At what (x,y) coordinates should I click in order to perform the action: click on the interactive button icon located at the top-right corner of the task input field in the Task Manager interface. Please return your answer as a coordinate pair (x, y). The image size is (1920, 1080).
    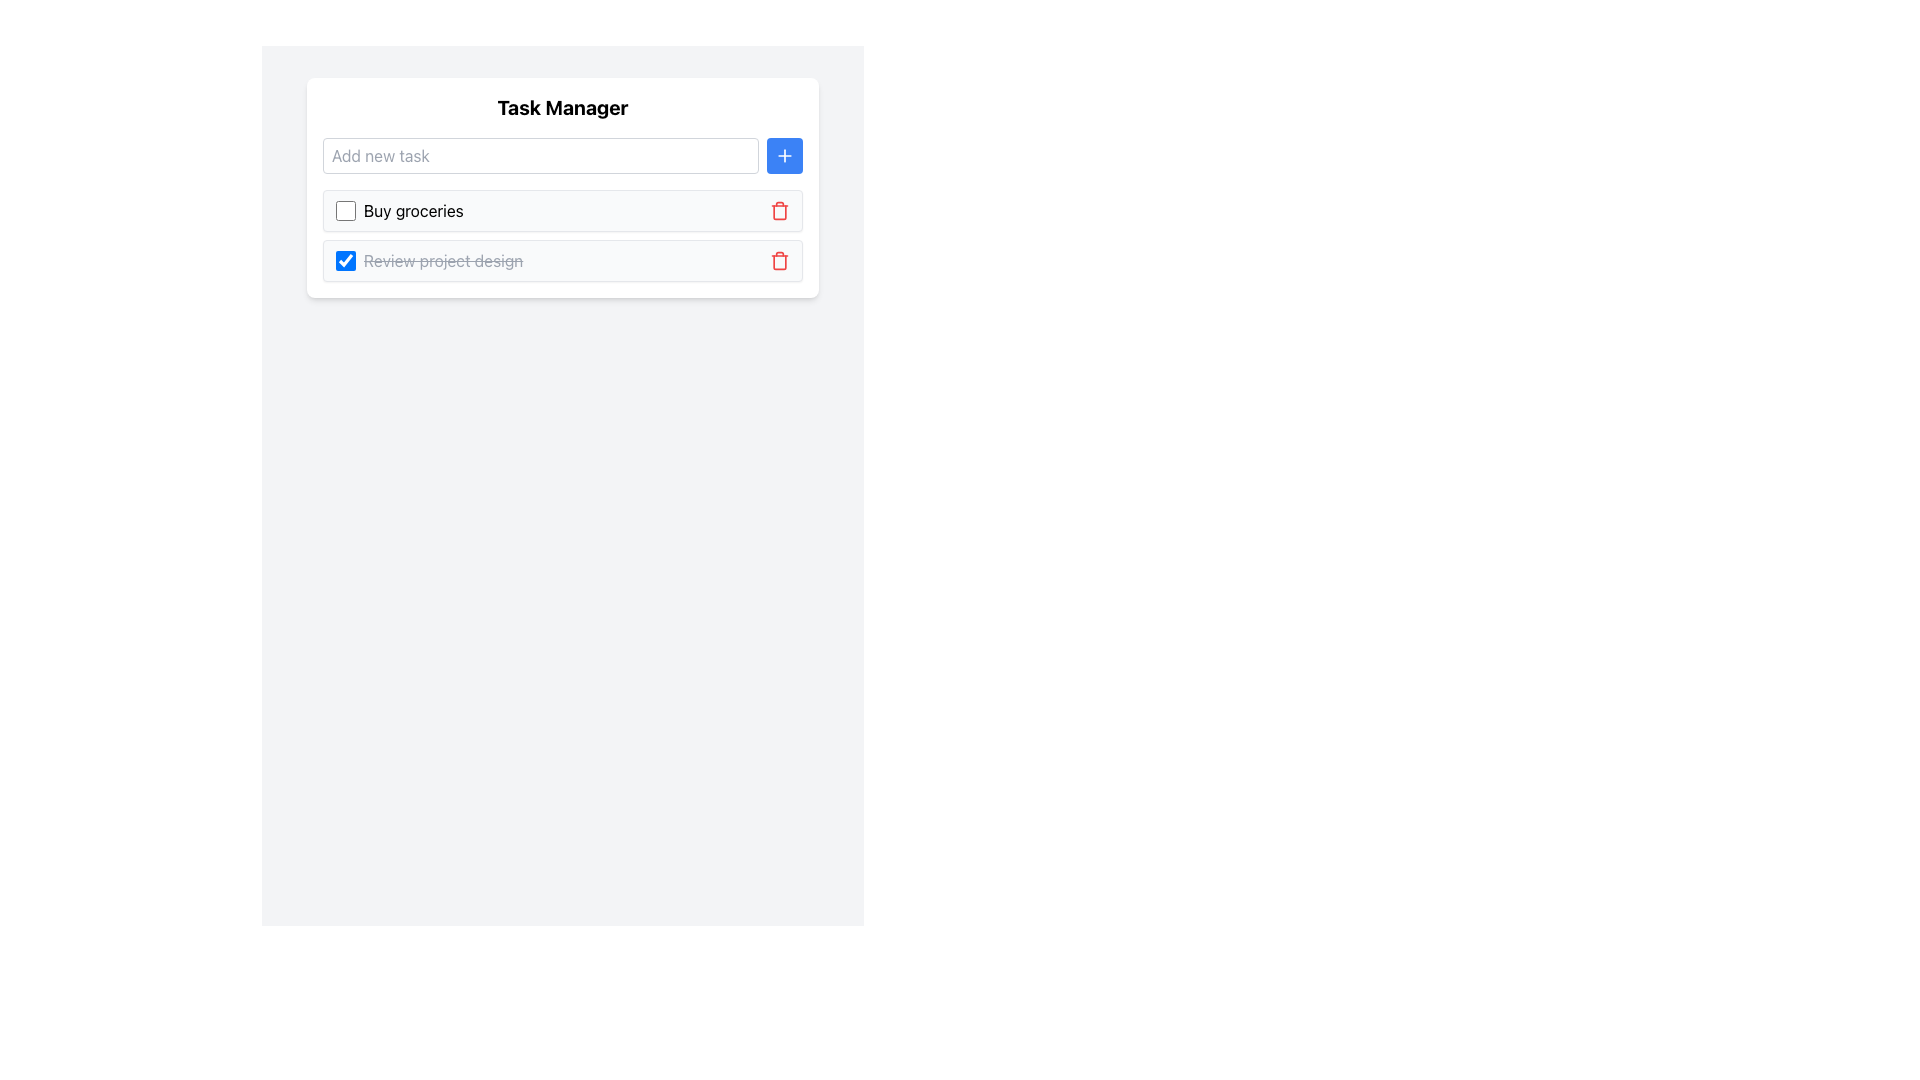
    Looking at the image, I should click on (784, 154).